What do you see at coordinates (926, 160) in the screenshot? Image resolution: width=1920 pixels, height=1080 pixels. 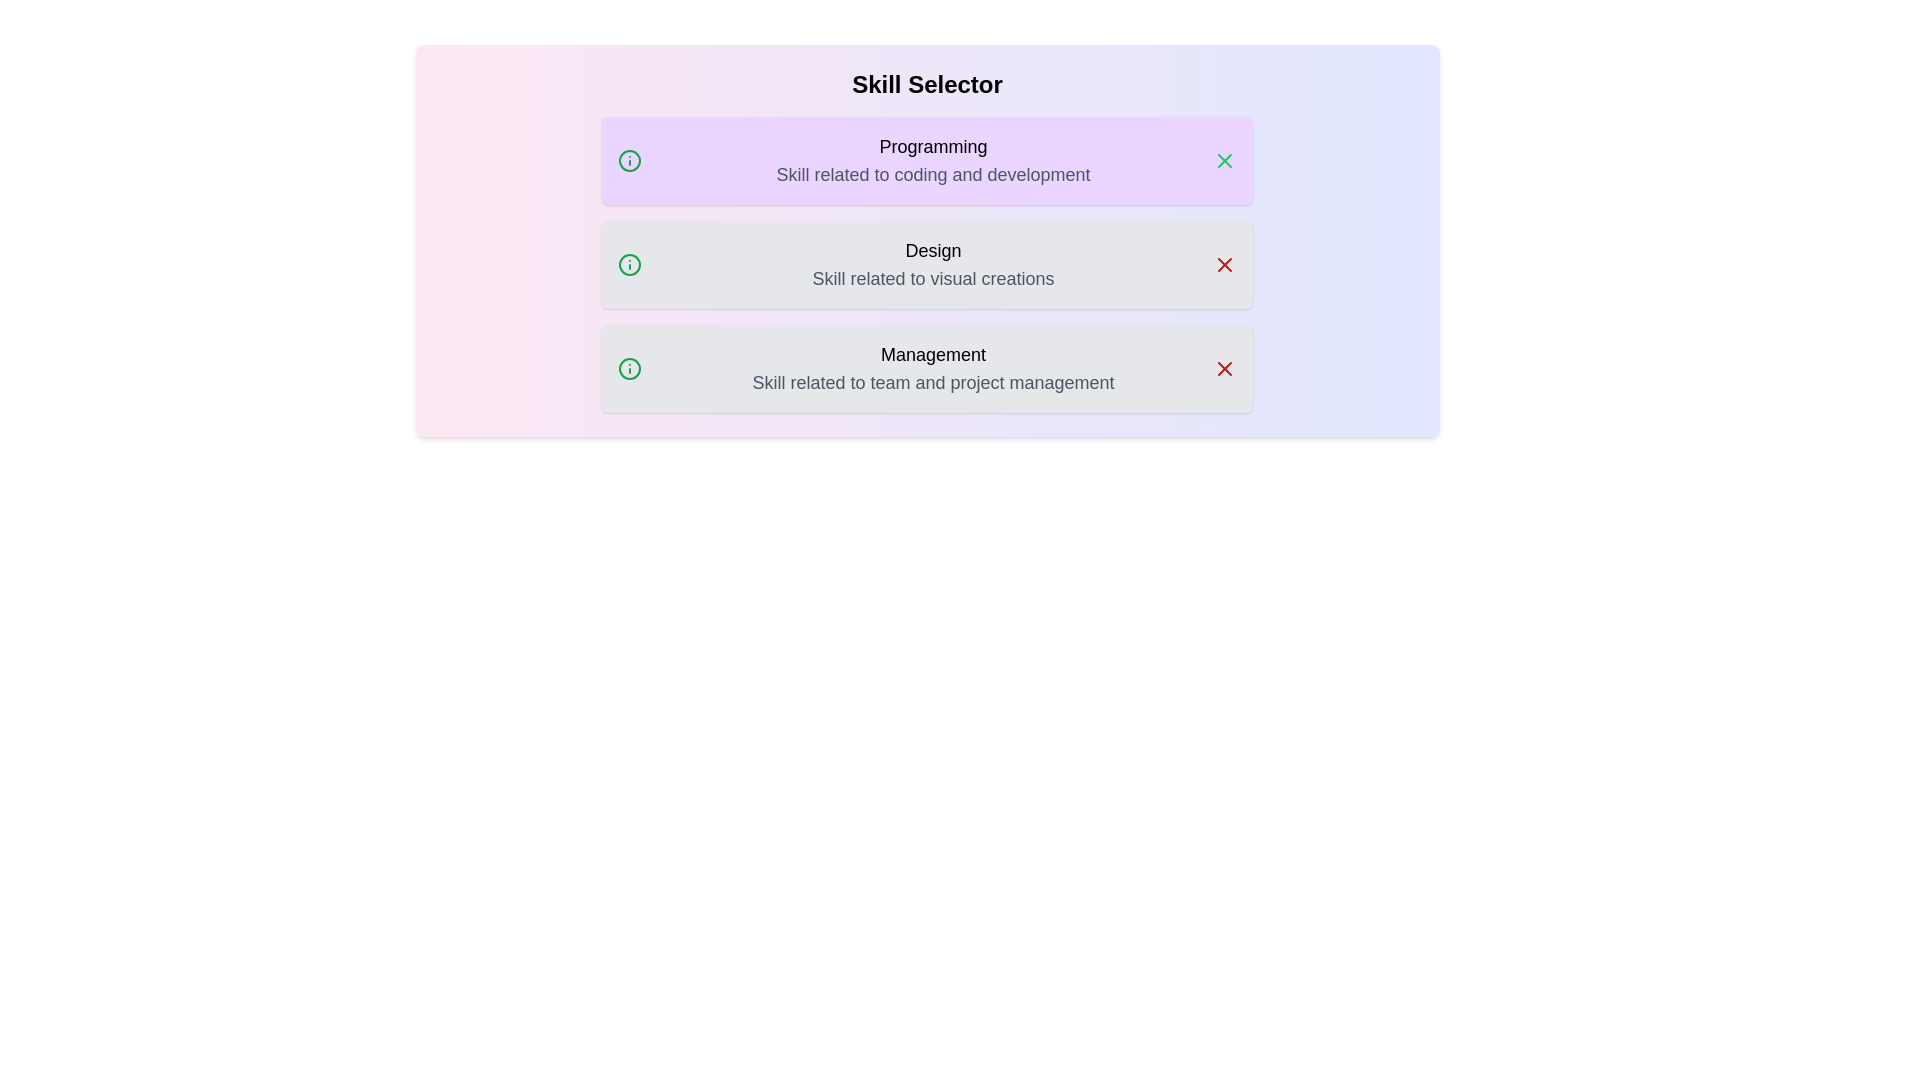 I see `the skill Programming` at bounding box center [926, 160].